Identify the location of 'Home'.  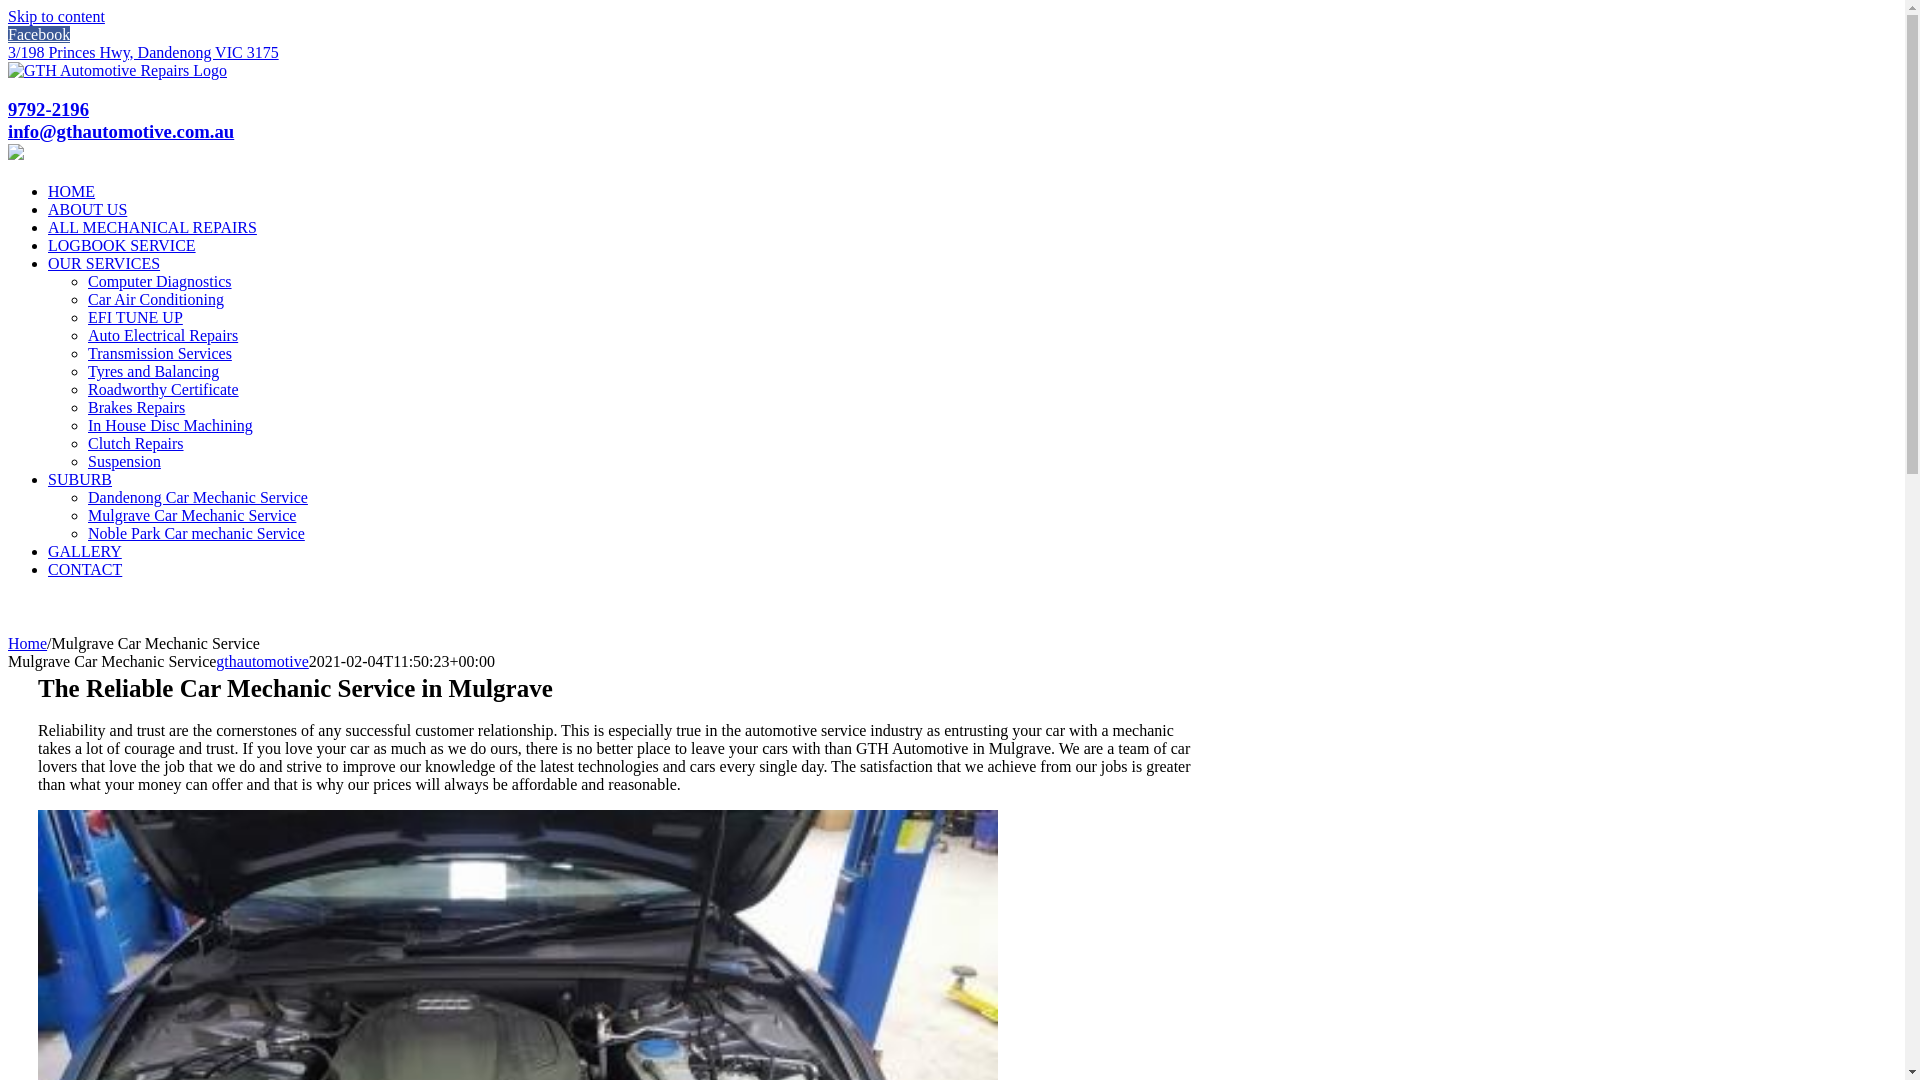
(27, 643).